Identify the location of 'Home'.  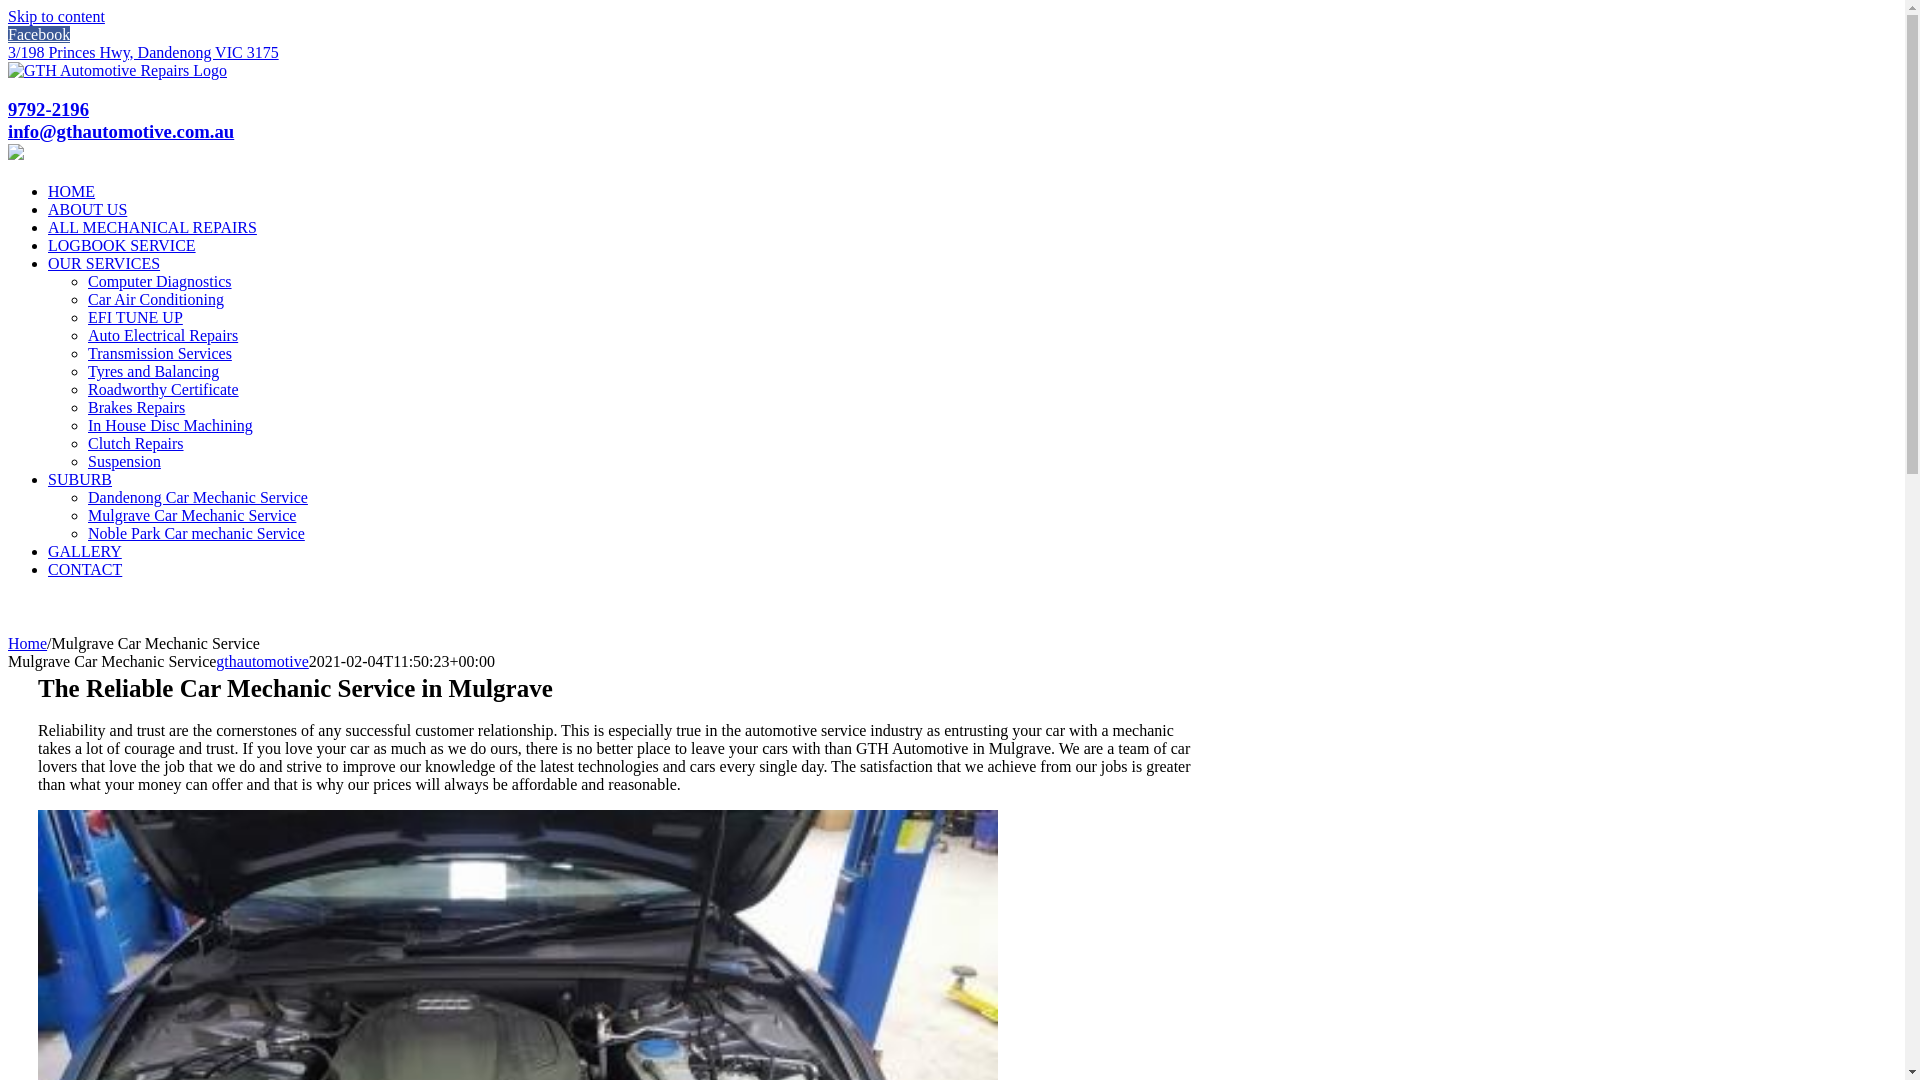
(27, 643).